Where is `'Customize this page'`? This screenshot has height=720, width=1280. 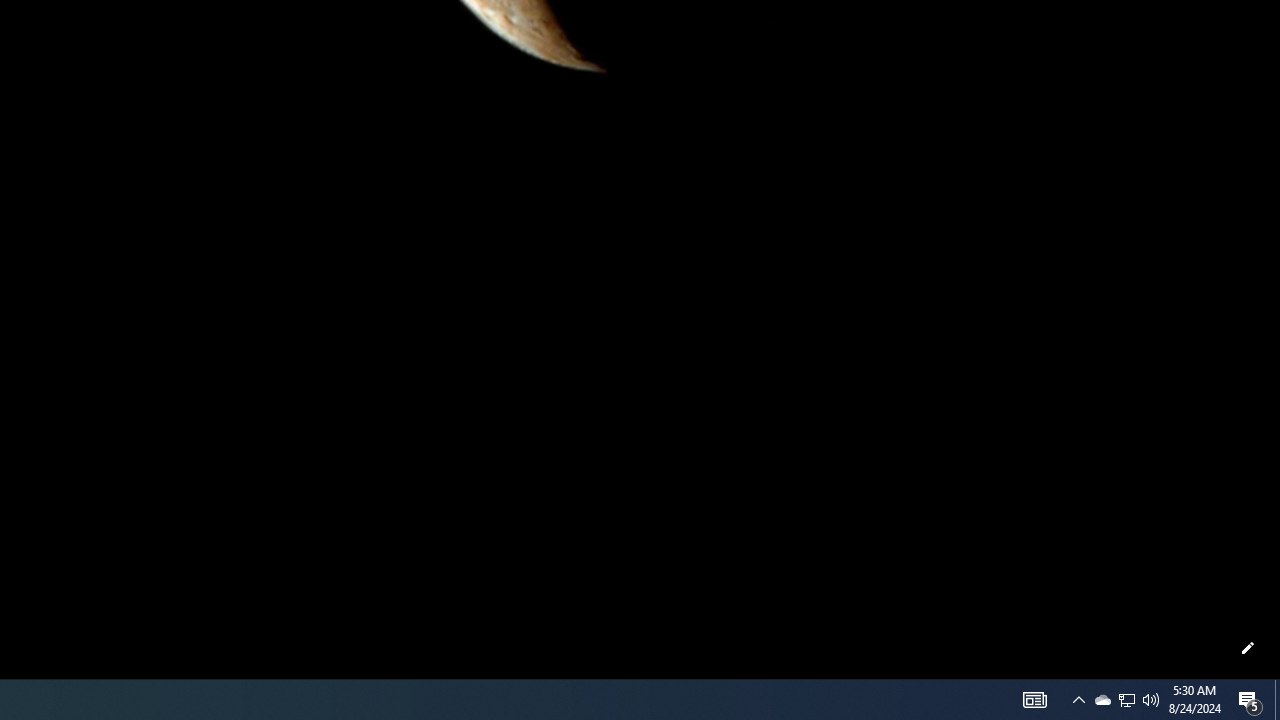 'Customize this page' is located at coordinates (1247, 648).